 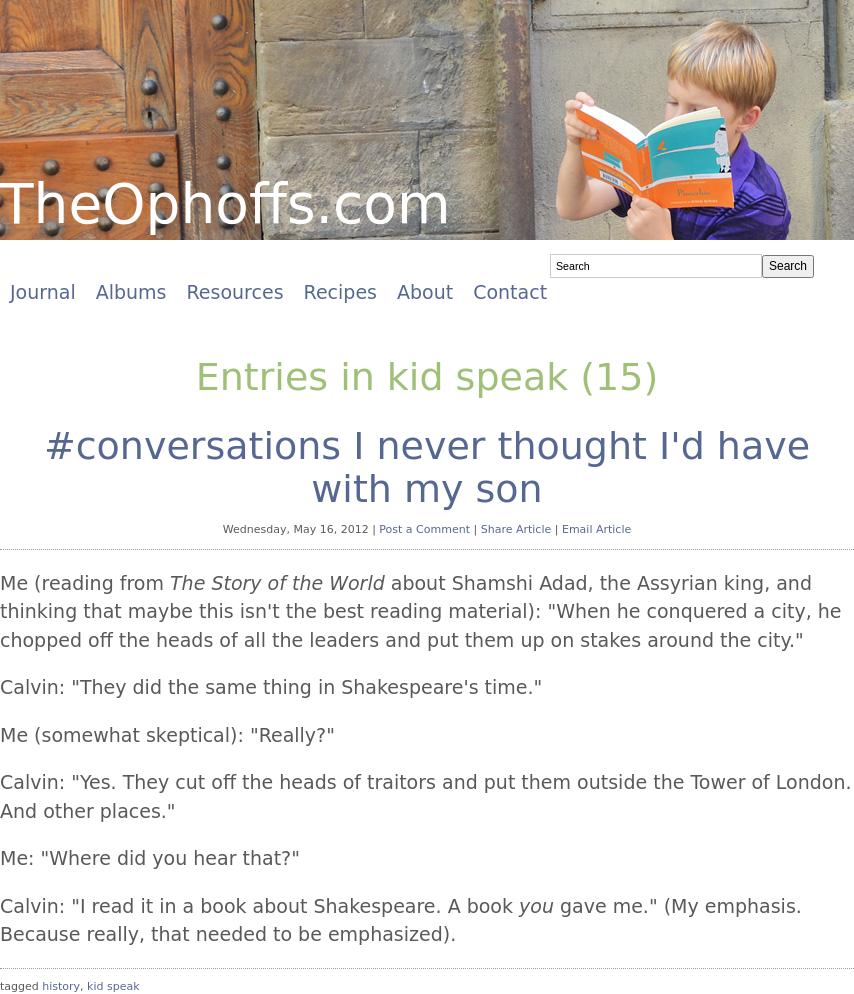 What do you see at coordinates (425, 795) in the screenshot?
I see `'Calvin: "Yes. They cut off the heads of traitors and put them outside the Tower of London. And other places."'` at bounding box center [425, 795].